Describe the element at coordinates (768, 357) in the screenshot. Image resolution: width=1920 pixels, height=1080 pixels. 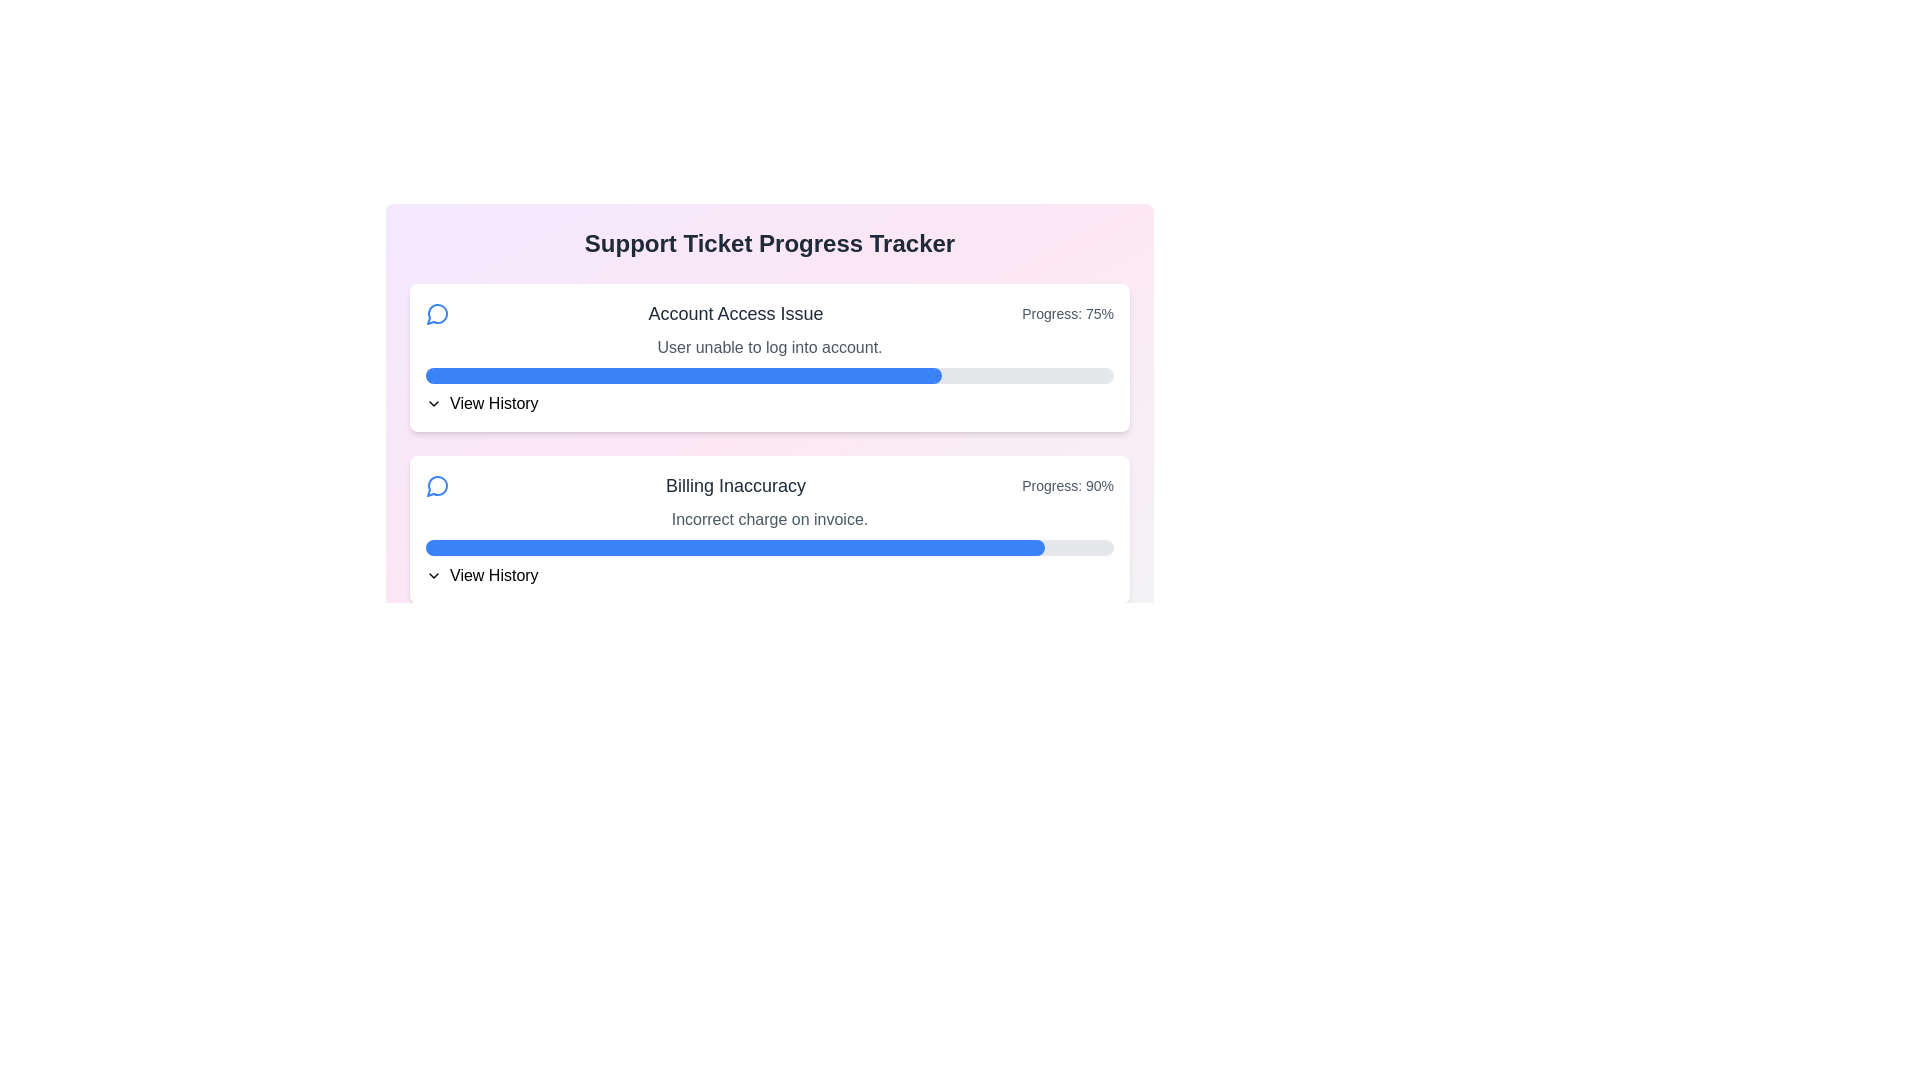
I see `the support ticket Card section at the top of the layout` at that location.